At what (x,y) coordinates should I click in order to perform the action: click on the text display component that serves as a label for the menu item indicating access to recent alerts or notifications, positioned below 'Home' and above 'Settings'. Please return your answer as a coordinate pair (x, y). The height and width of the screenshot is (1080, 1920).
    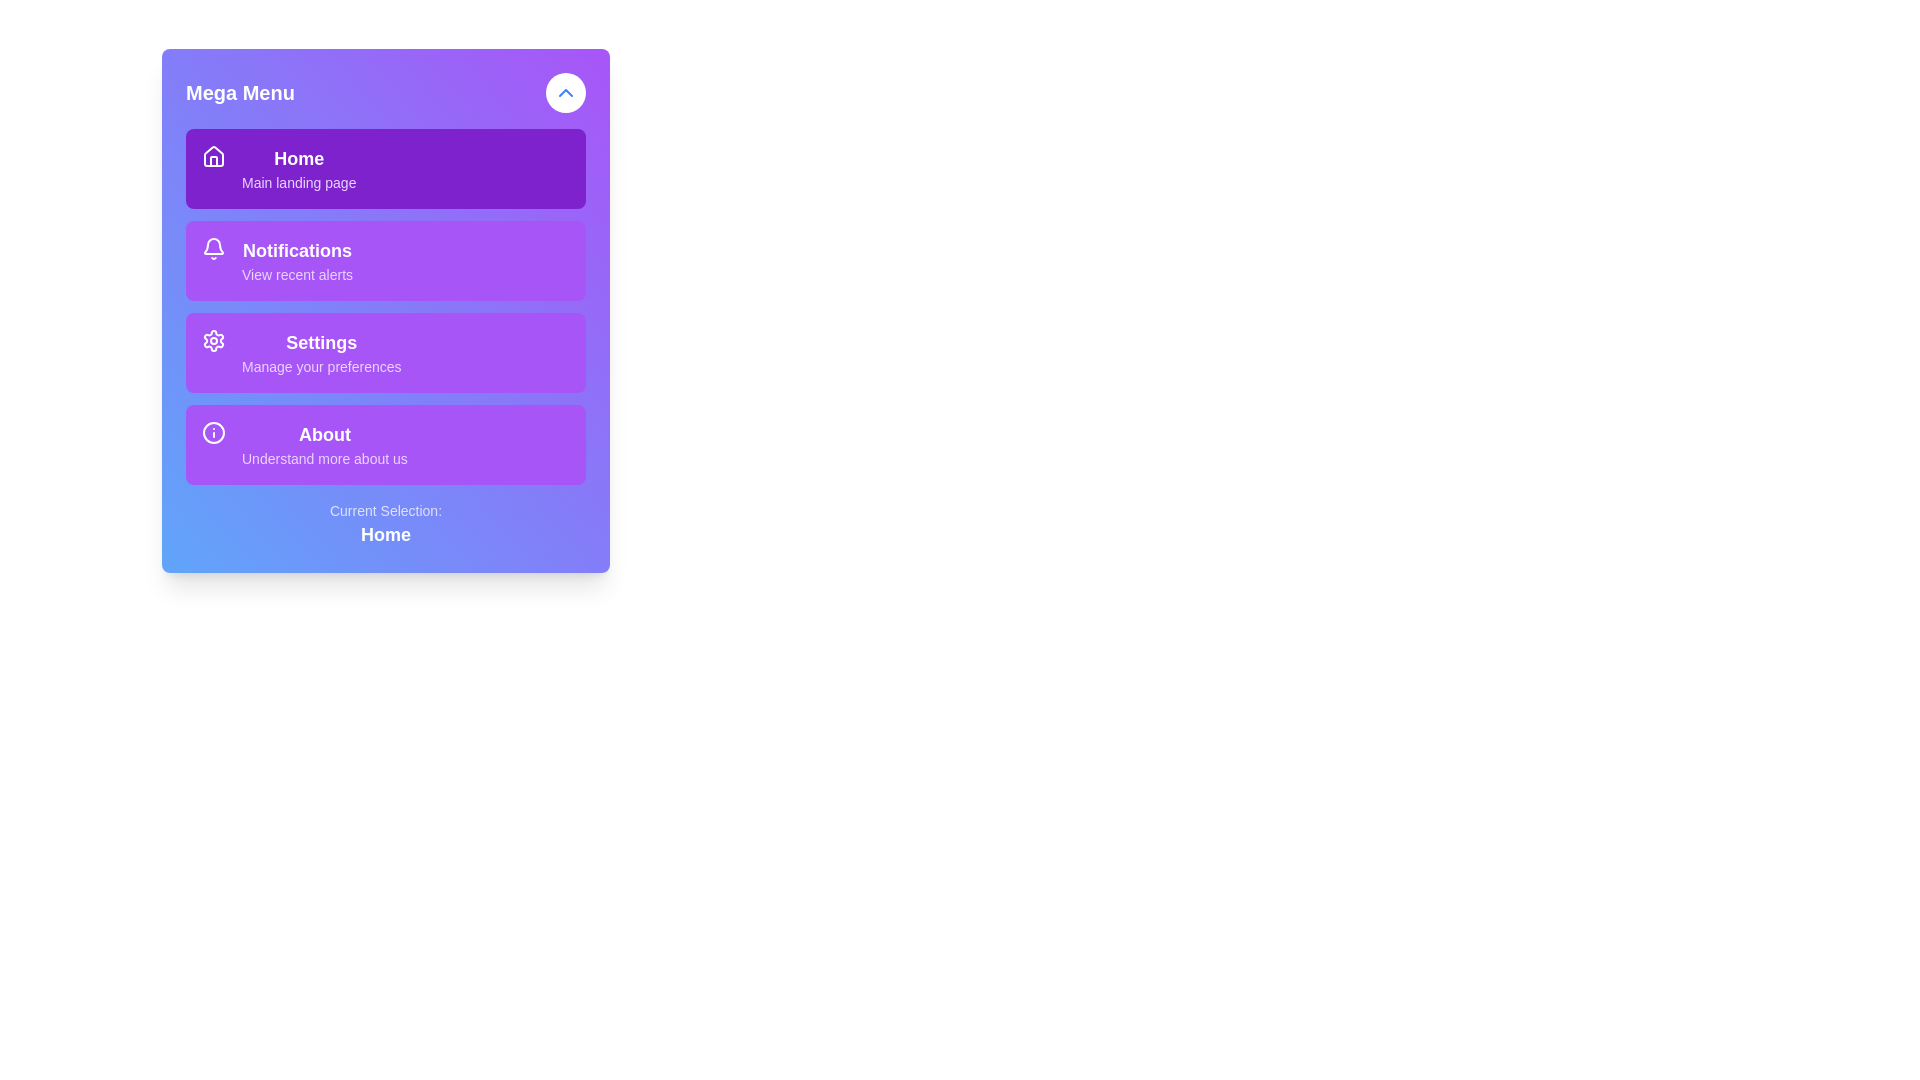
    Looking at the image, I should click on (296, 260).